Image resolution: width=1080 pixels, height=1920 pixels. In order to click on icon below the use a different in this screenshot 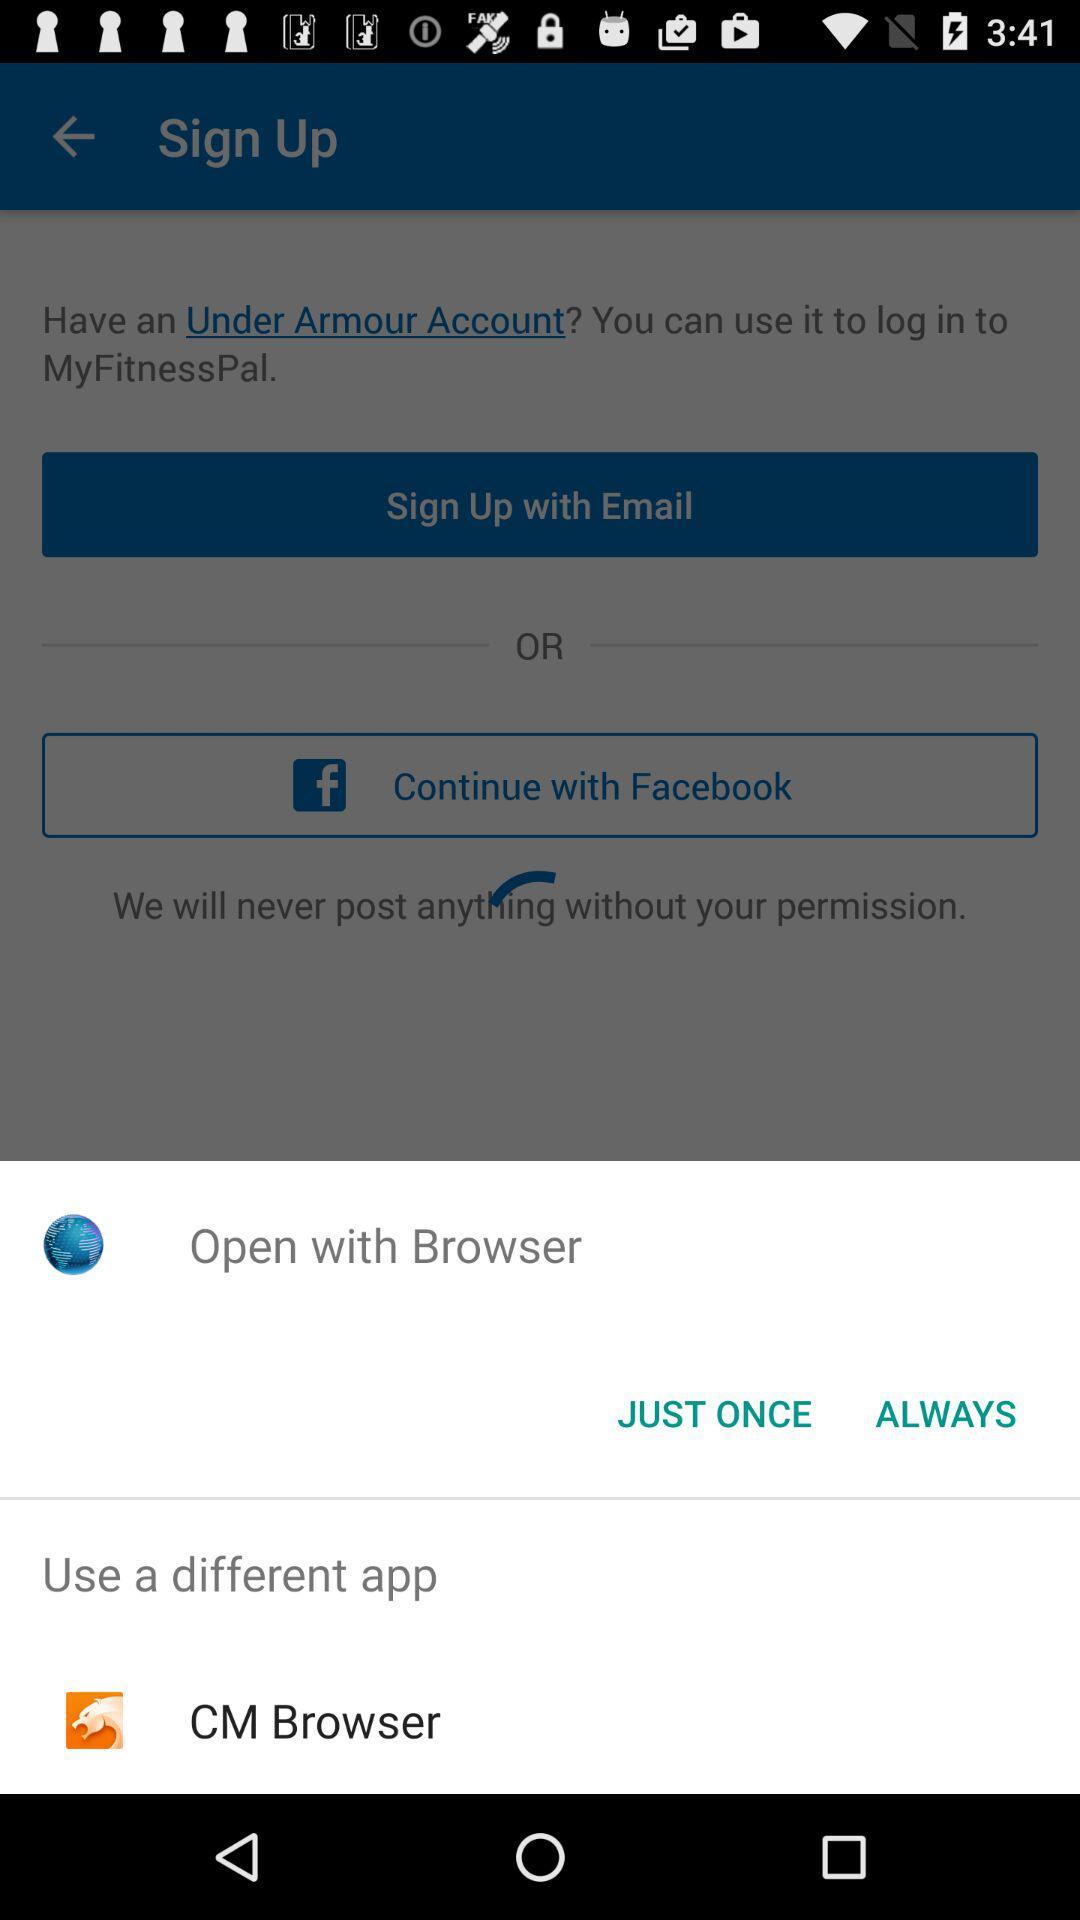, I will do `click(315, 1719)`.